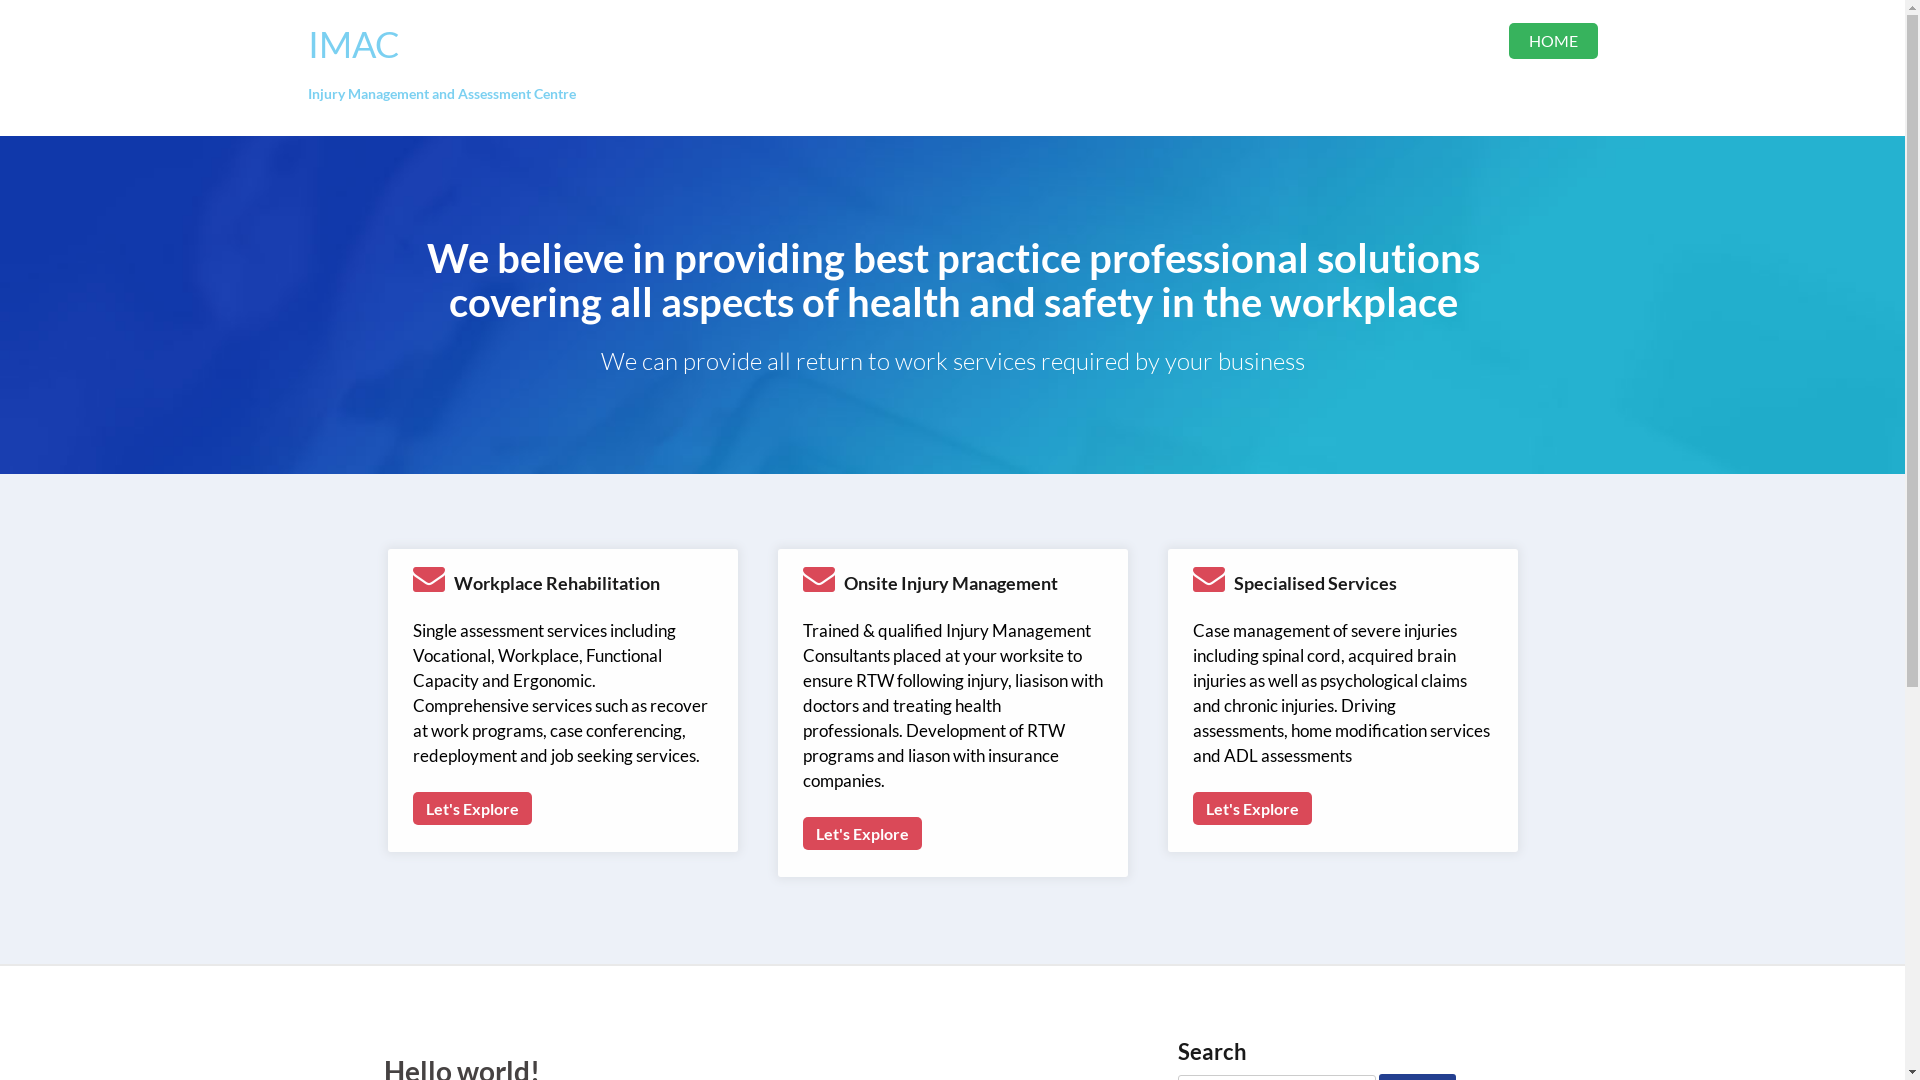 Image resolution: width=1920 pixels, height=1080 pixels. What do you see at coordinates (1526, 41) in the screenshot?
I see `'HOME'` at bounding box center [1526, 41].